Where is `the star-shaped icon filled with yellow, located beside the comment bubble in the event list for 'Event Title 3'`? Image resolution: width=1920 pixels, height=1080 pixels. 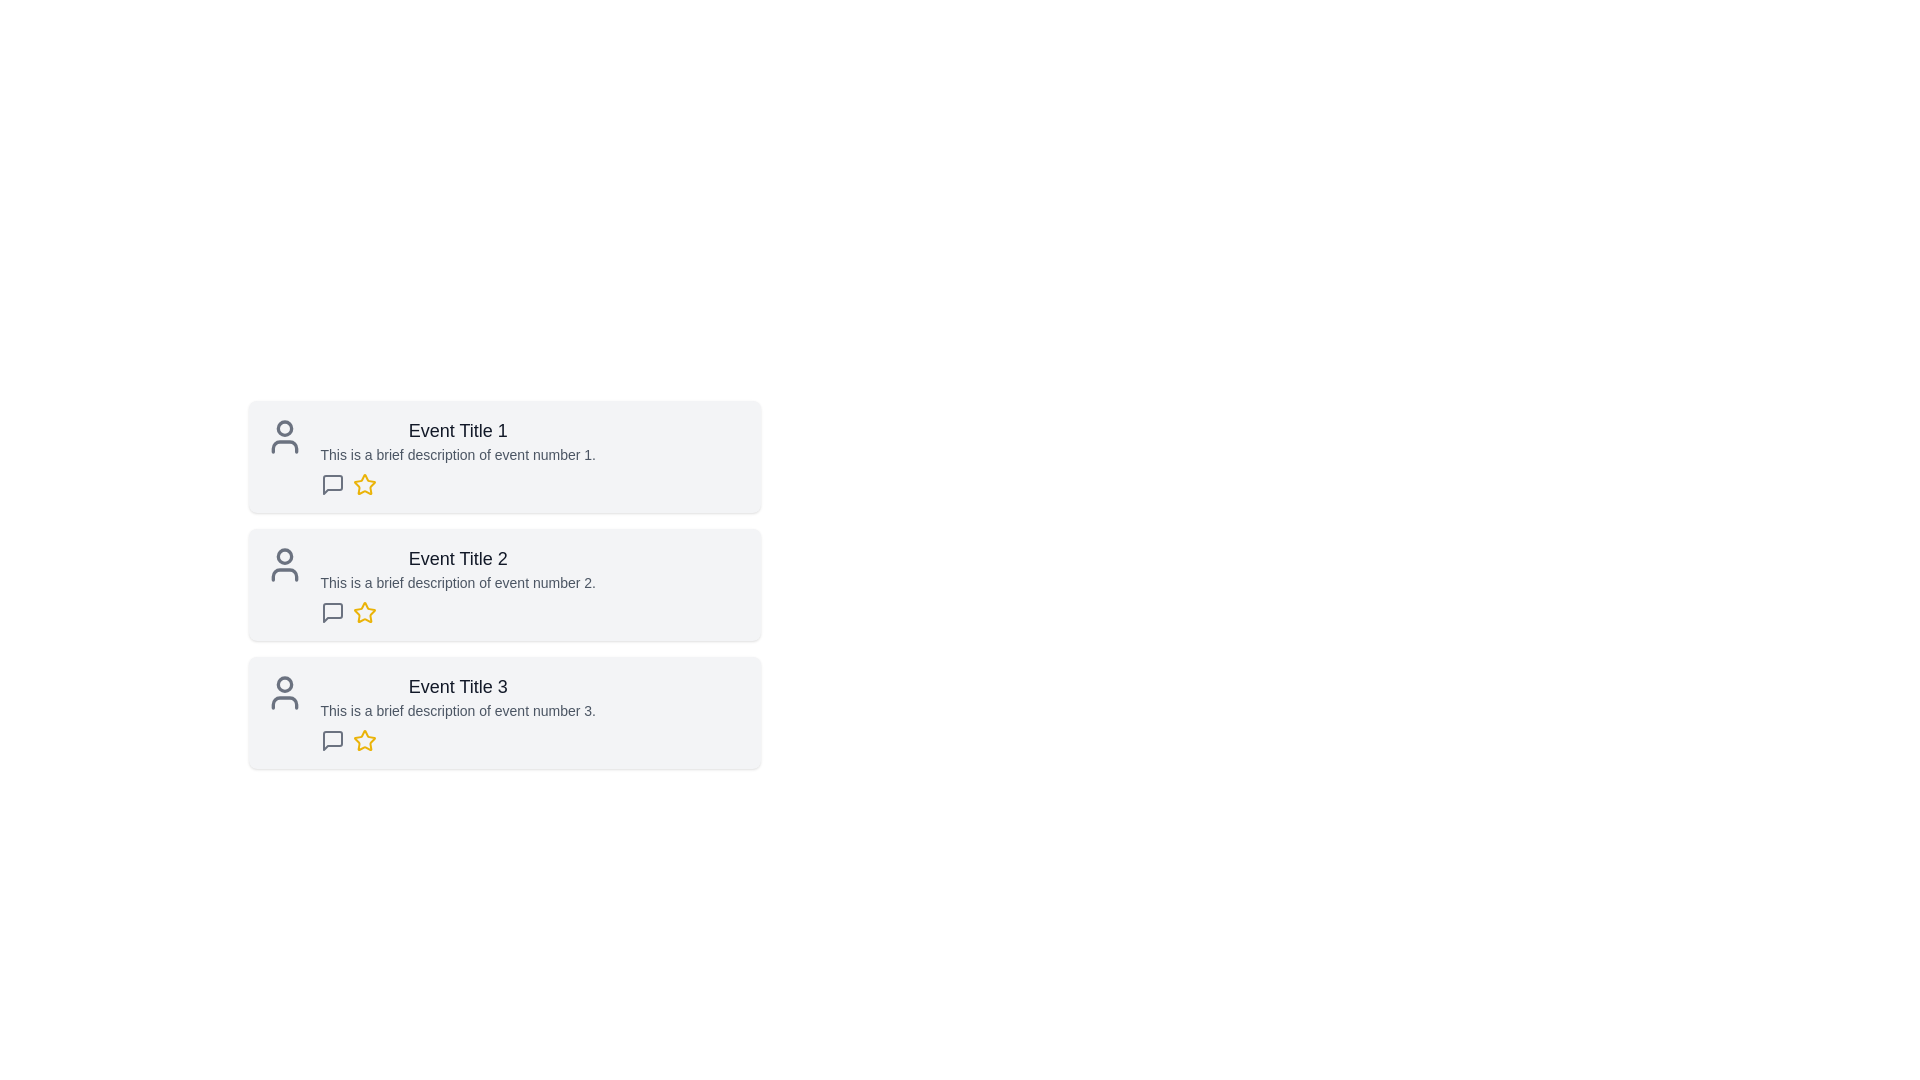 the star-shaped icon filled with yellow, located beside the comment bubble in the event list for 'Event Title 3' is located at coordinates (364, 740).